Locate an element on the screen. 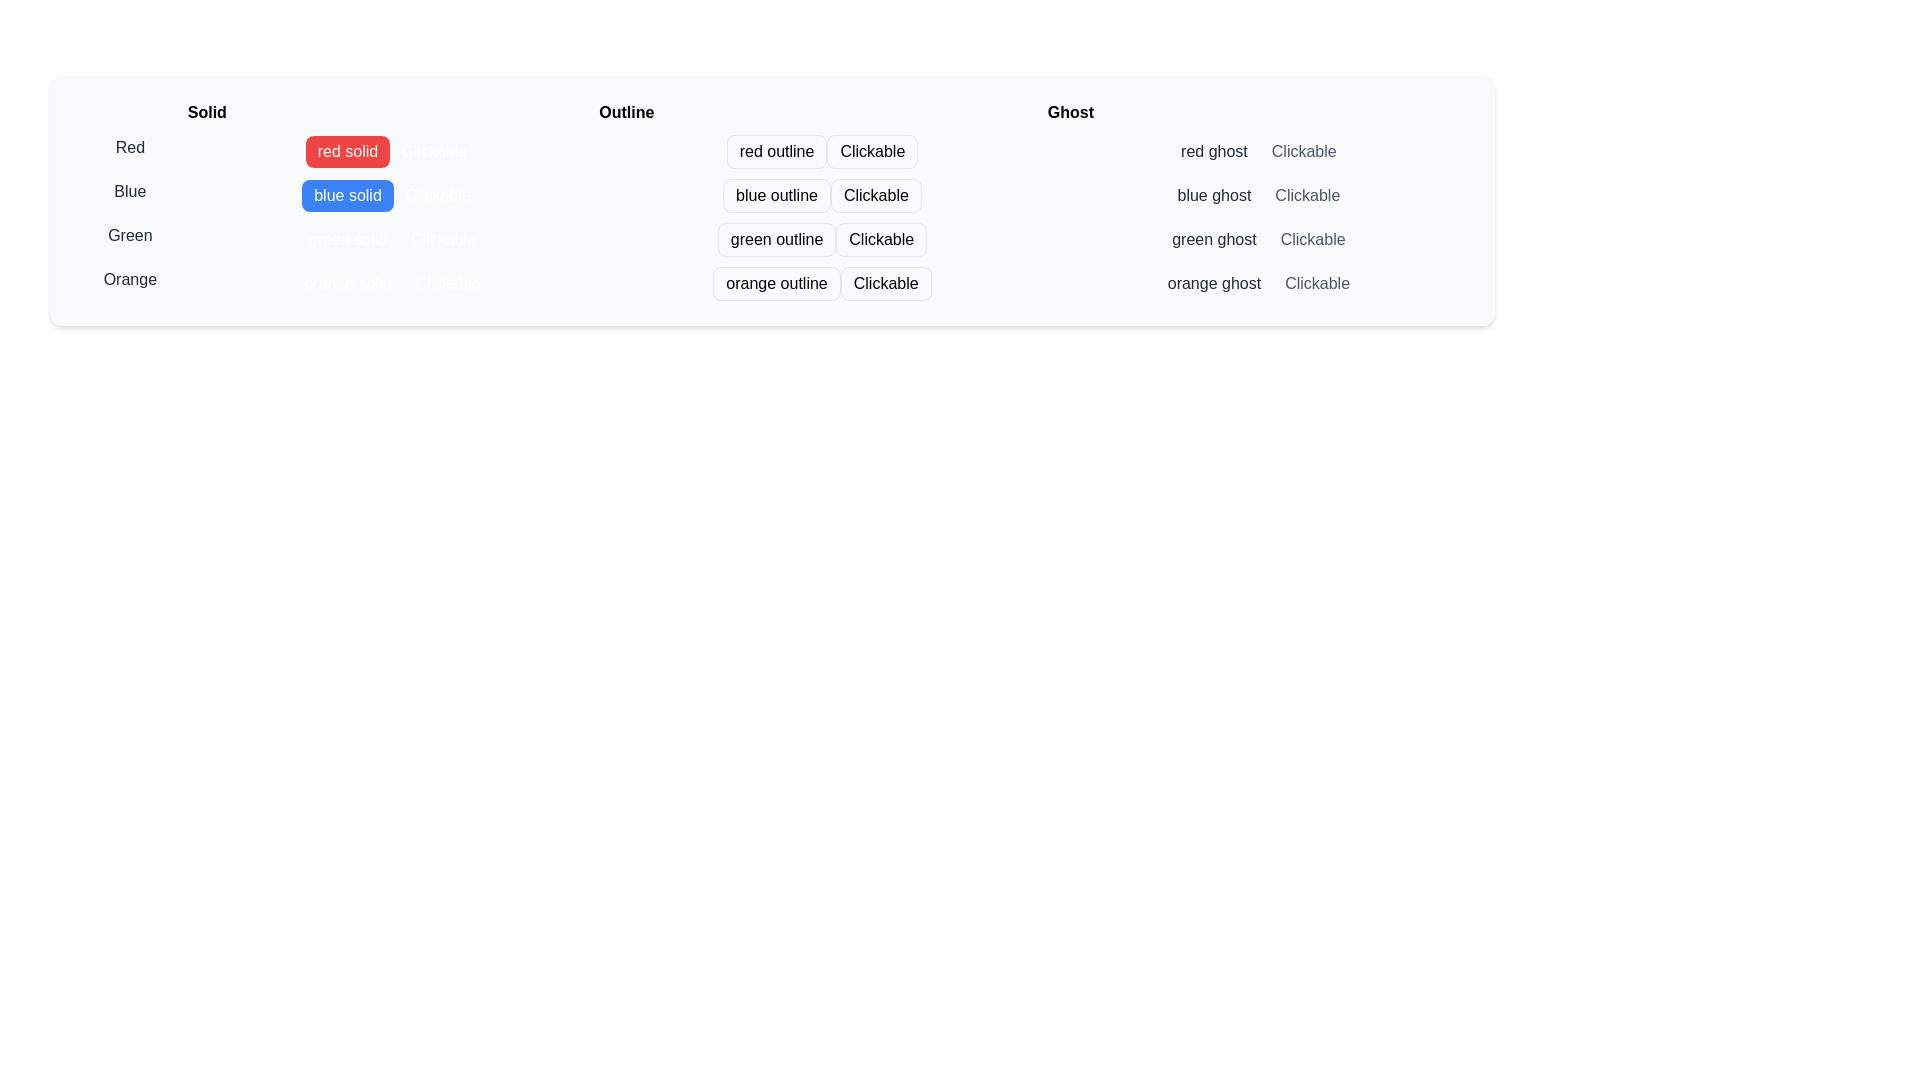 This screenshot has height=1080, width=1920. the non-interactive button styled with a green outline, located beneath the 'Outline' heading, specifically the third item in the column, to the left of the 'Clickable' button is located at coordinates (776, 238).